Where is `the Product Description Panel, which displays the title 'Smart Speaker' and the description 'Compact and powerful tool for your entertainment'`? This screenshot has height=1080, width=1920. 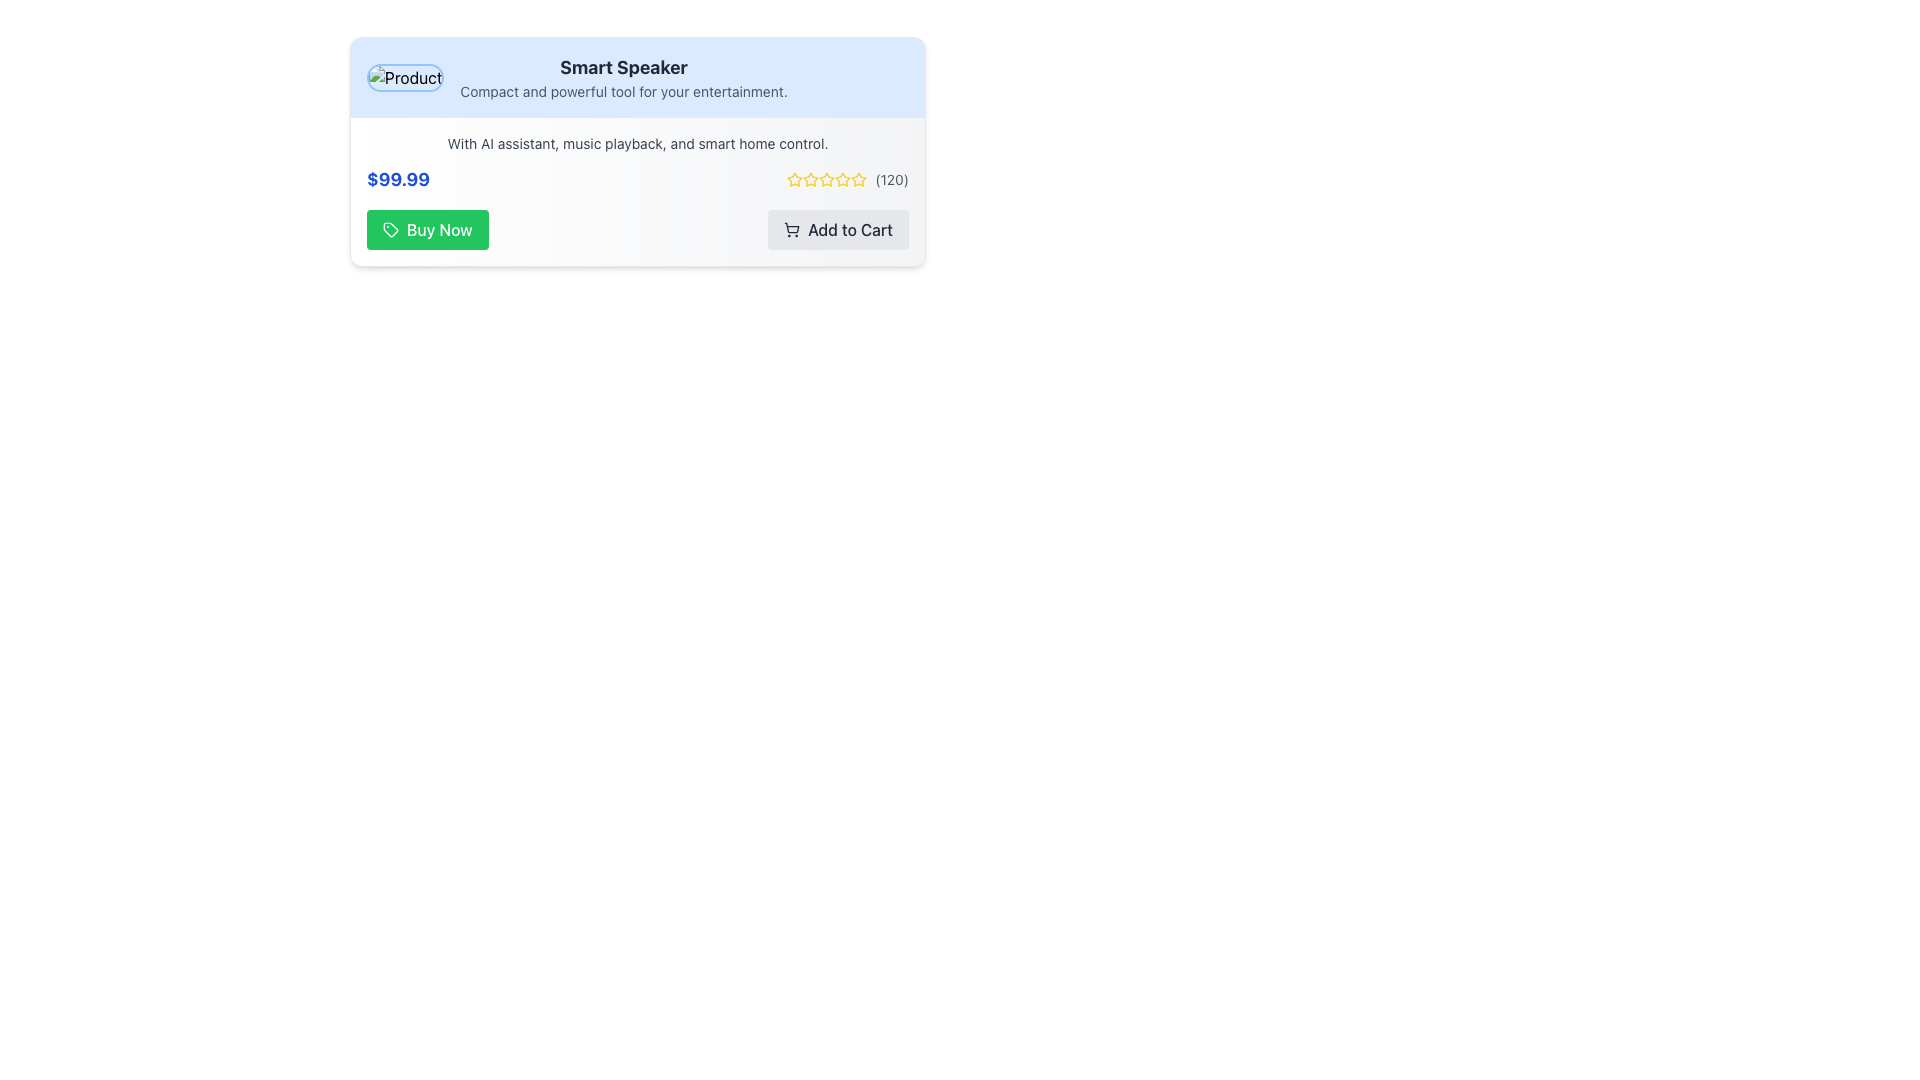 the Product Description Panel, which displays the title 'Smart Speaker' and the description 'Compact and powerful tool for your entertainment' is located at coordinates (637, 76).